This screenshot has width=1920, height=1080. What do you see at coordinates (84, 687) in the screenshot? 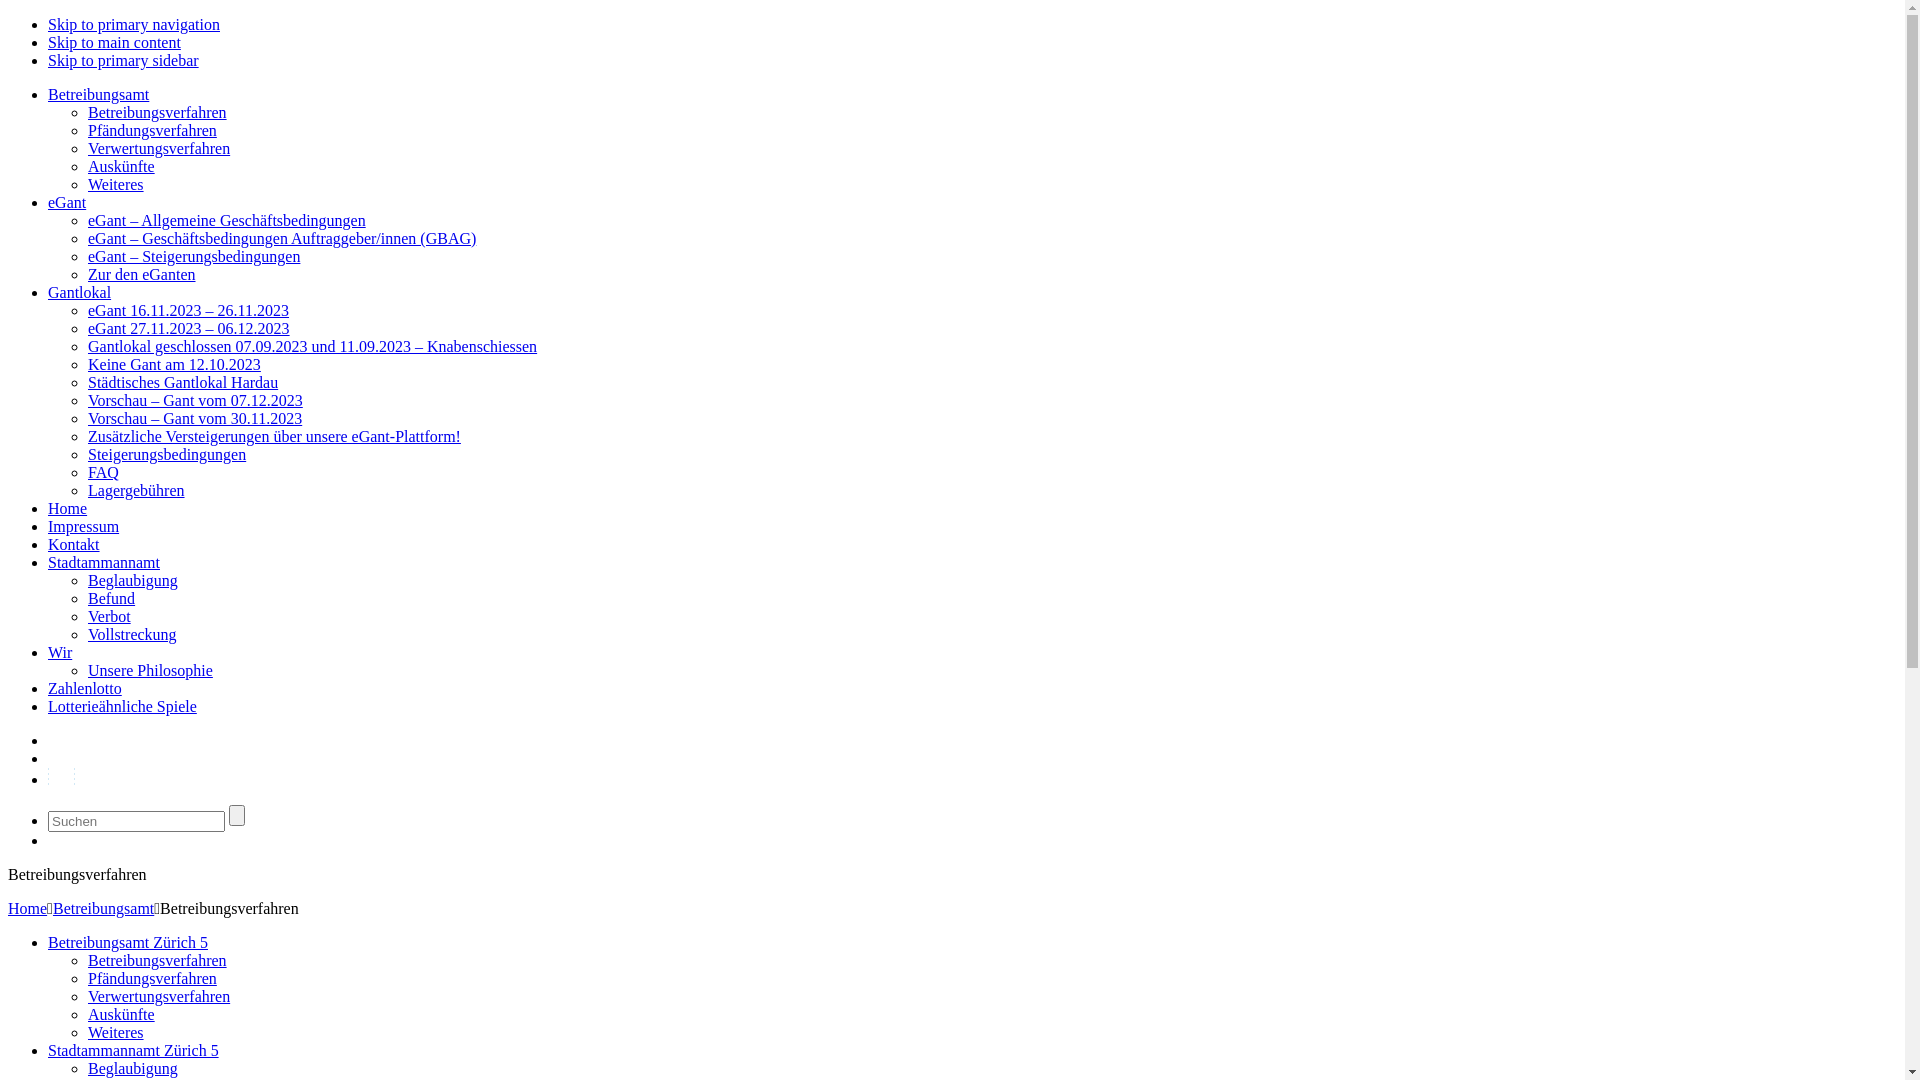
I see `'Zahlenlotto'` at bounding box center [84, 687].